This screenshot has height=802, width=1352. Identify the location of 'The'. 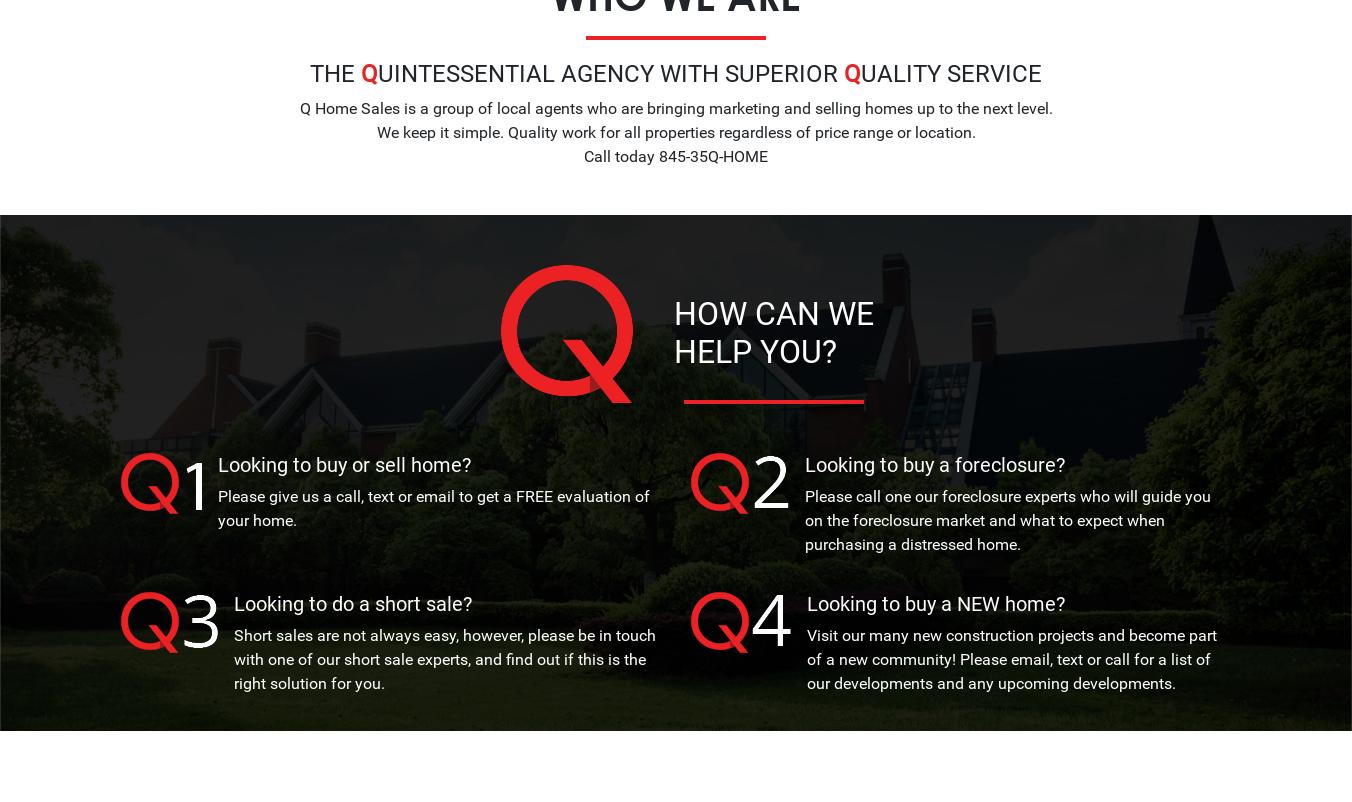
(335, 73).